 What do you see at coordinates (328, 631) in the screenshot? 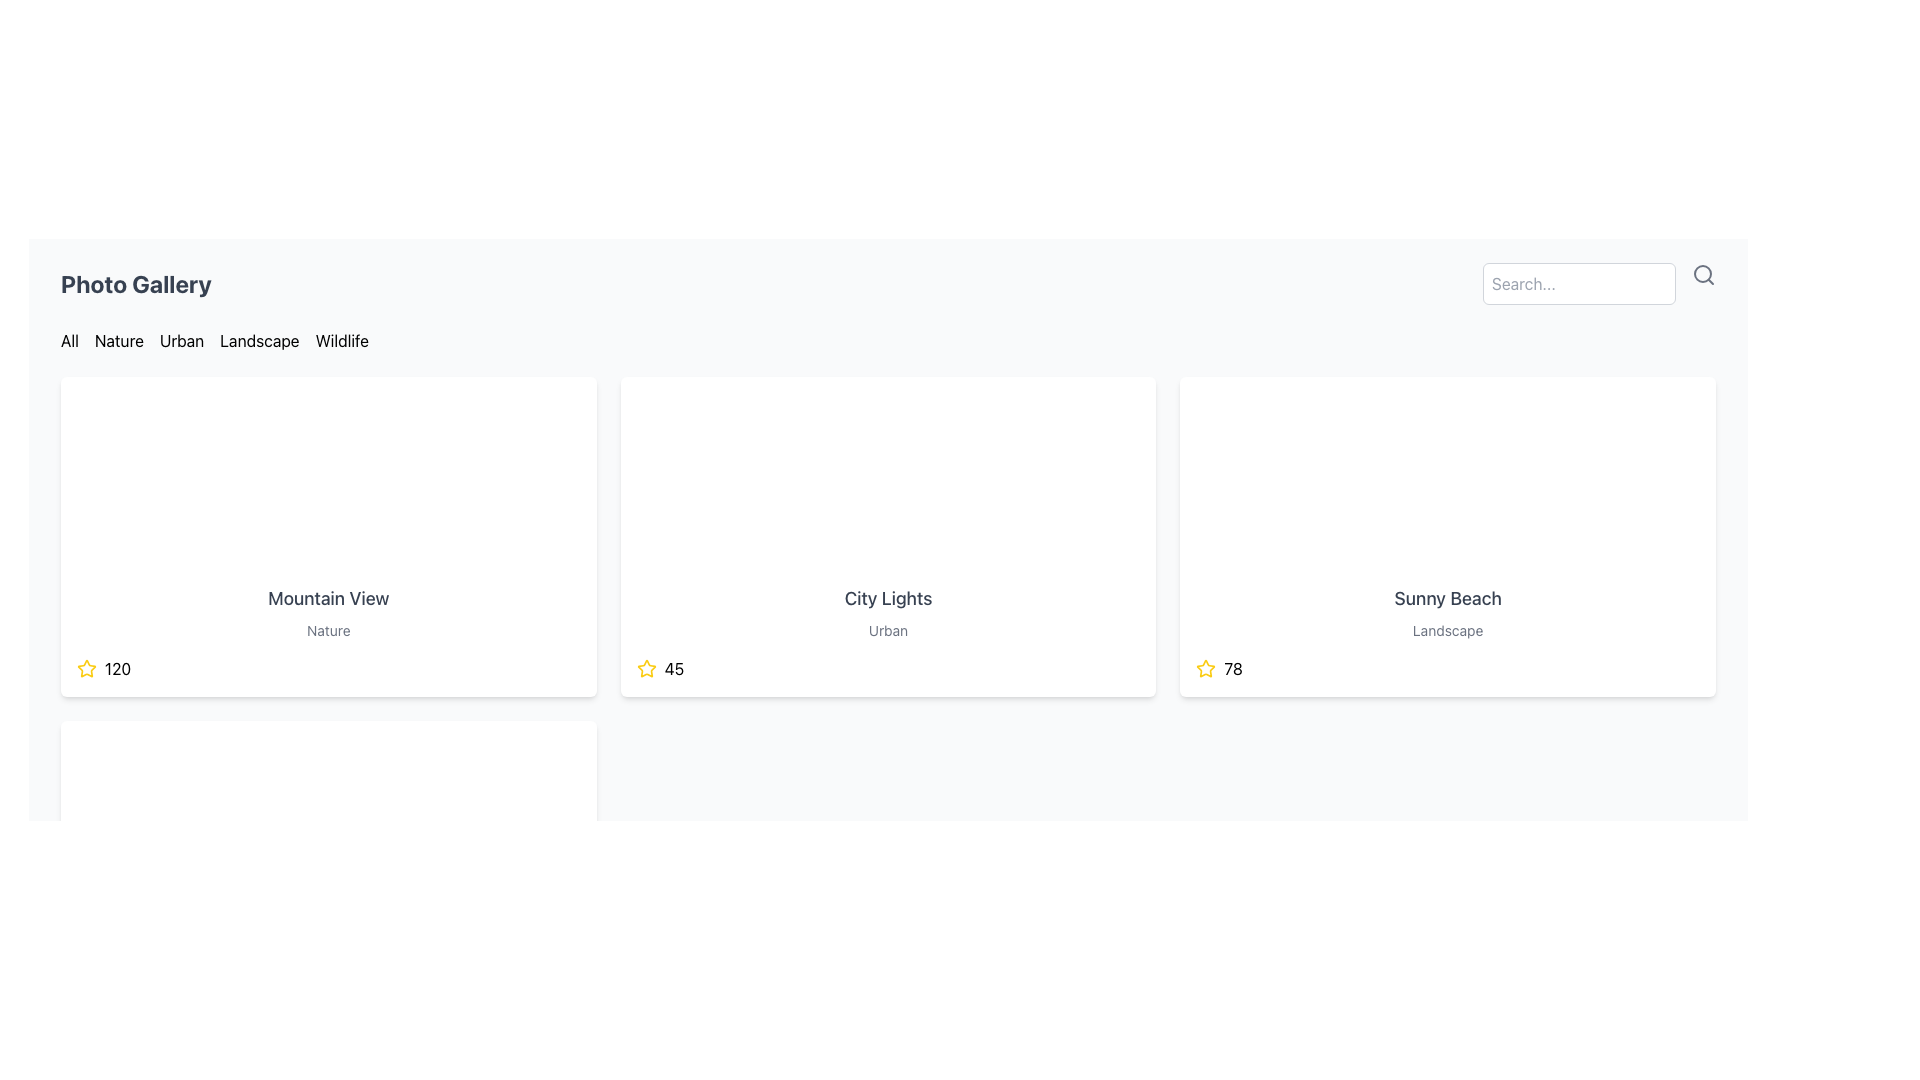
I see `the static text label displaying 'nature' located beneath the 'Mountain View' heading` at bounding box center [328, 631].